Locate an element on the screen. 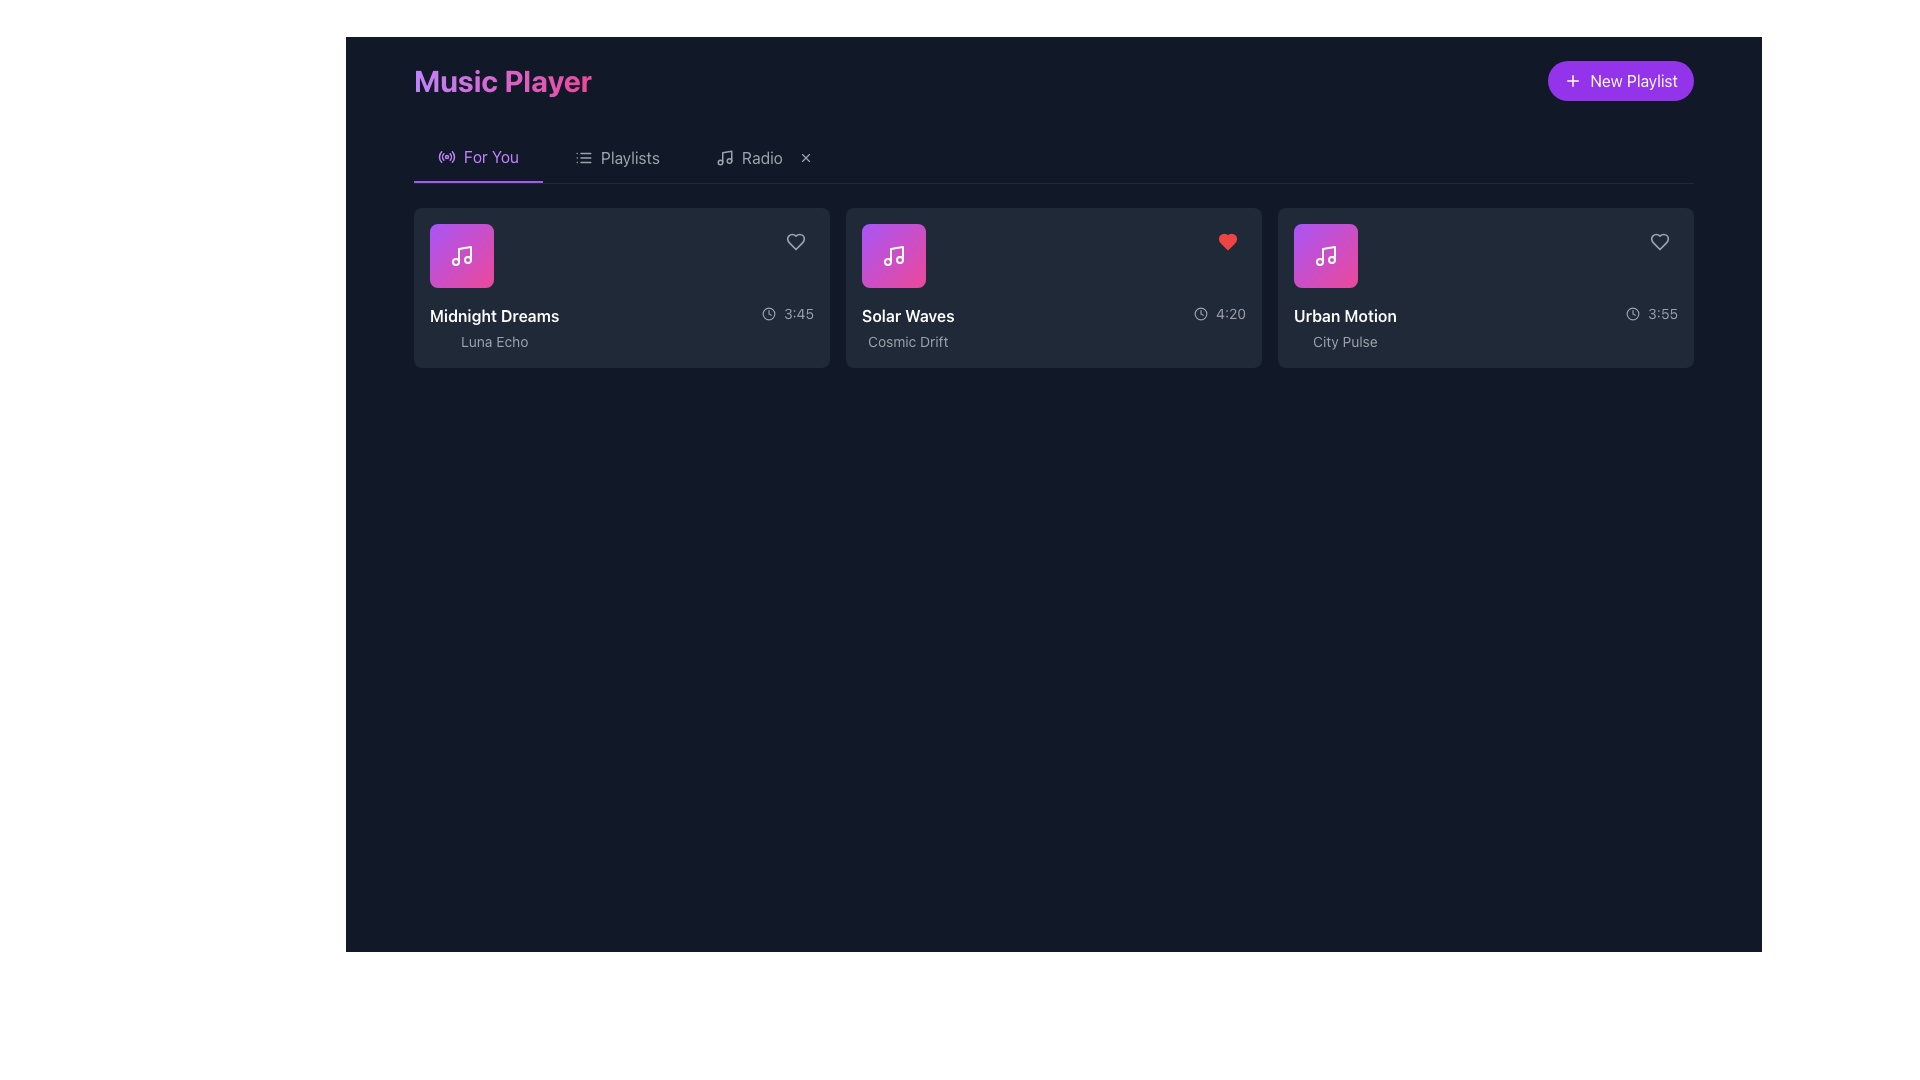 Image resolution: width=1920 pixels, height=1080 pixels. the small circular clock icon located next to the '4:20' time label in the 'Solar Waves' music card is located at coordinates (1200, 313).